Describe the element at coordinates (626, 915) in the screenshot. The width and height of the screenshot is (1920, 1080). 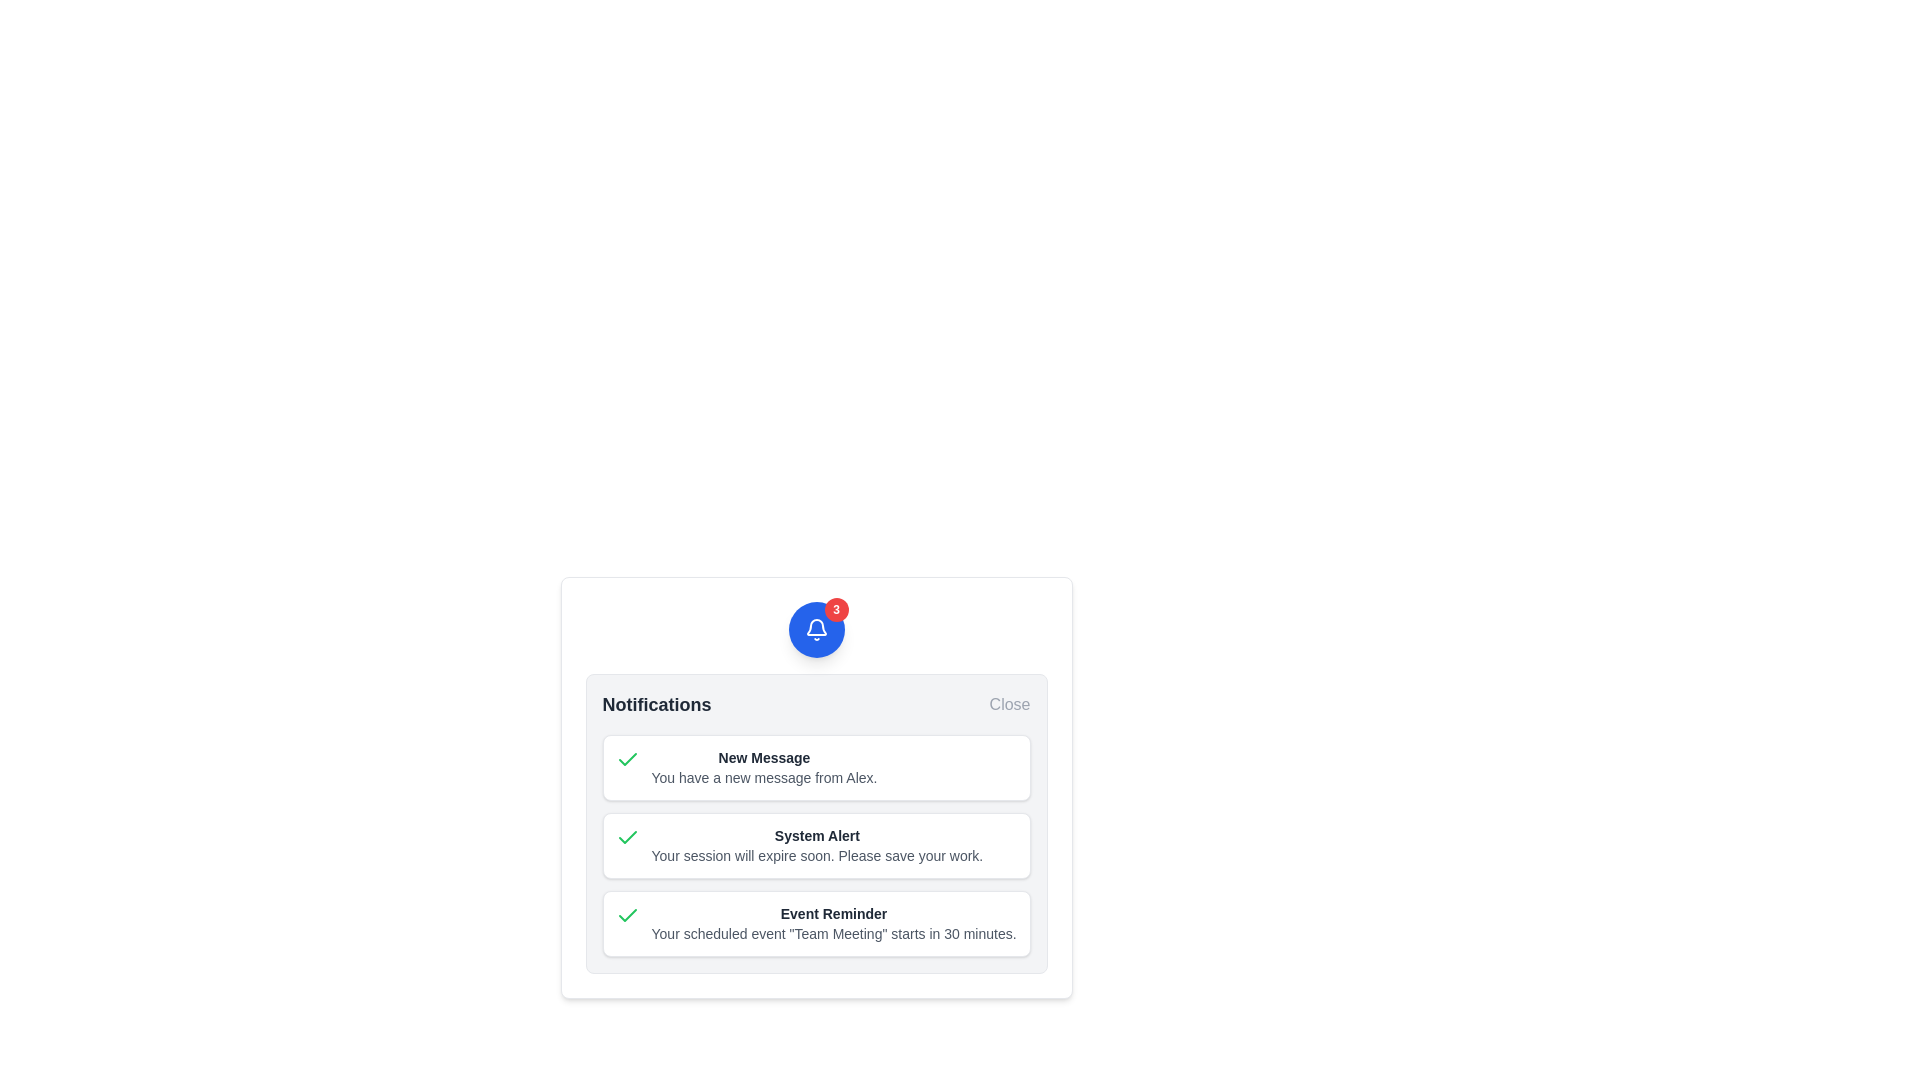
I see `the green checkmark icon located on the left side of the bottom notification item in the notifications panel, which indicates a positive or confirmed action` at that location.